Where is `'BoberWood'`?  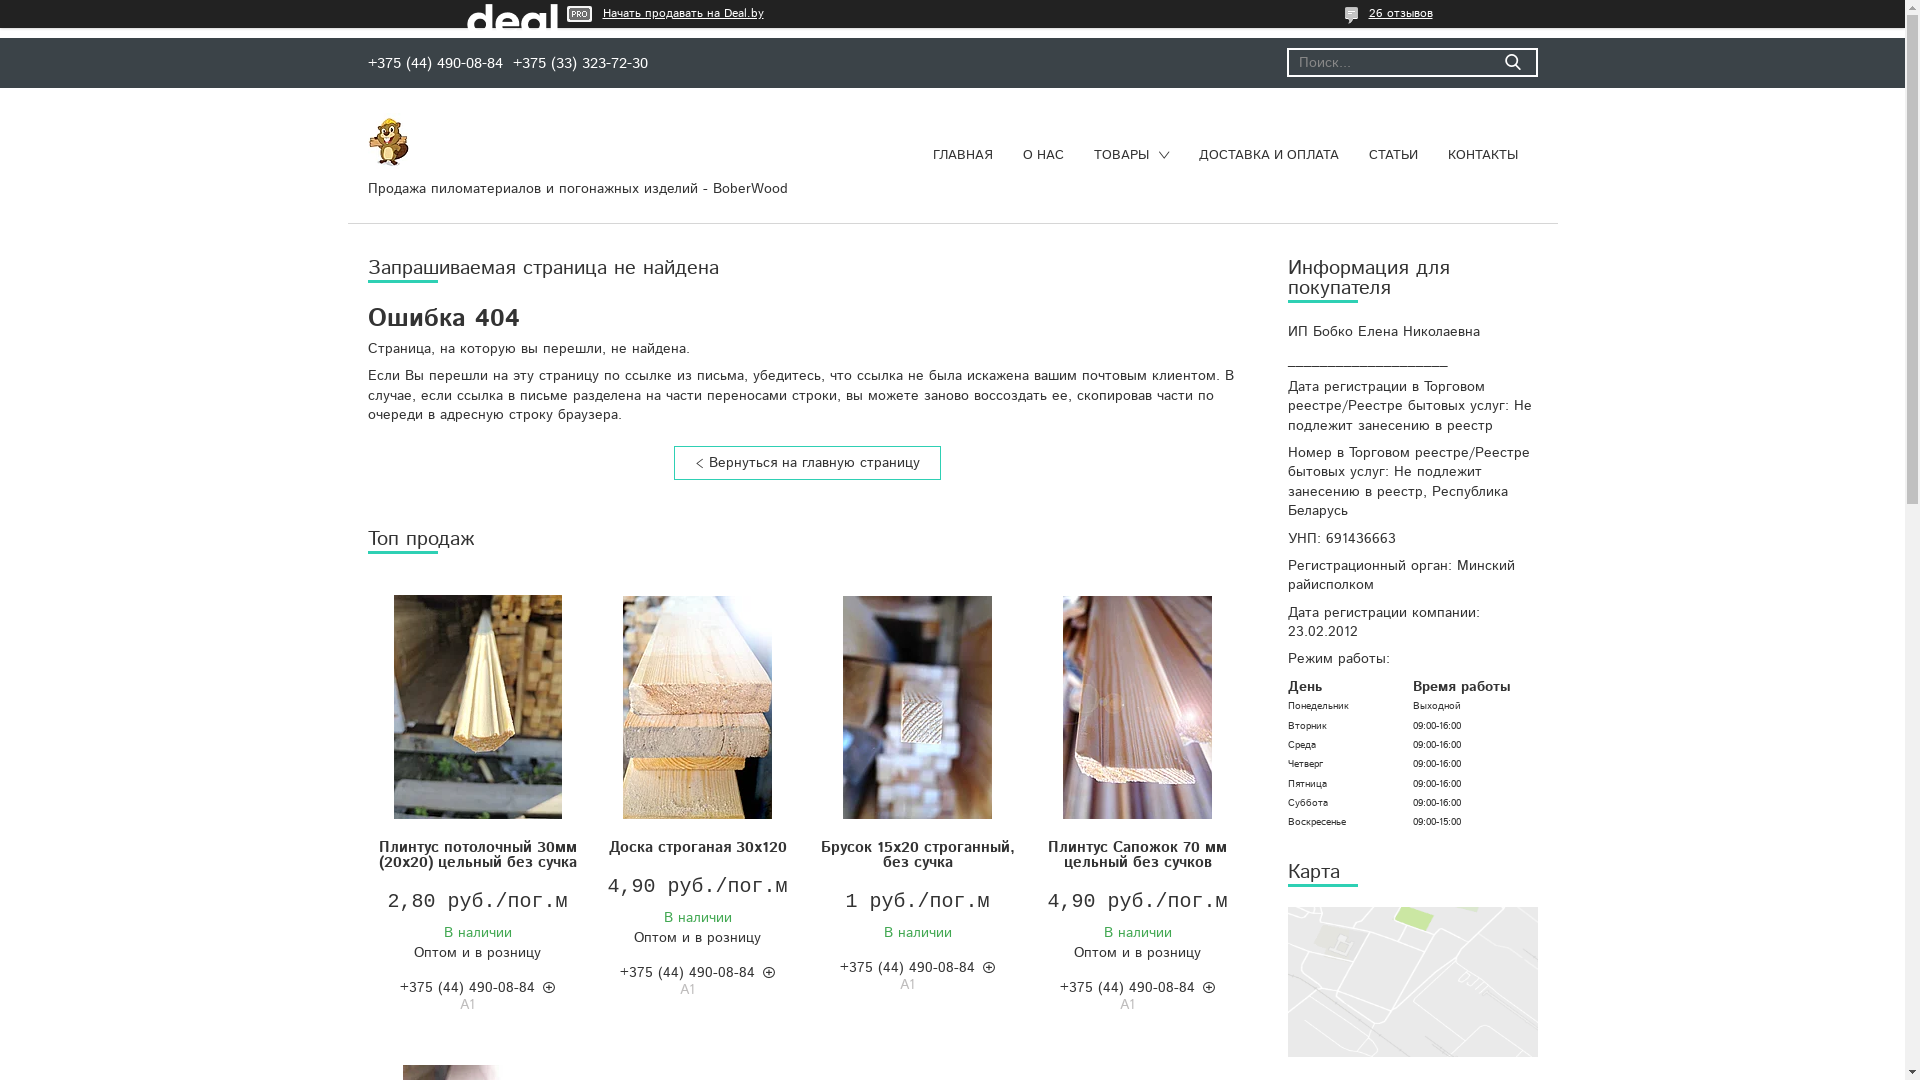 'BoberWood' is located at coordinates (368, 140).